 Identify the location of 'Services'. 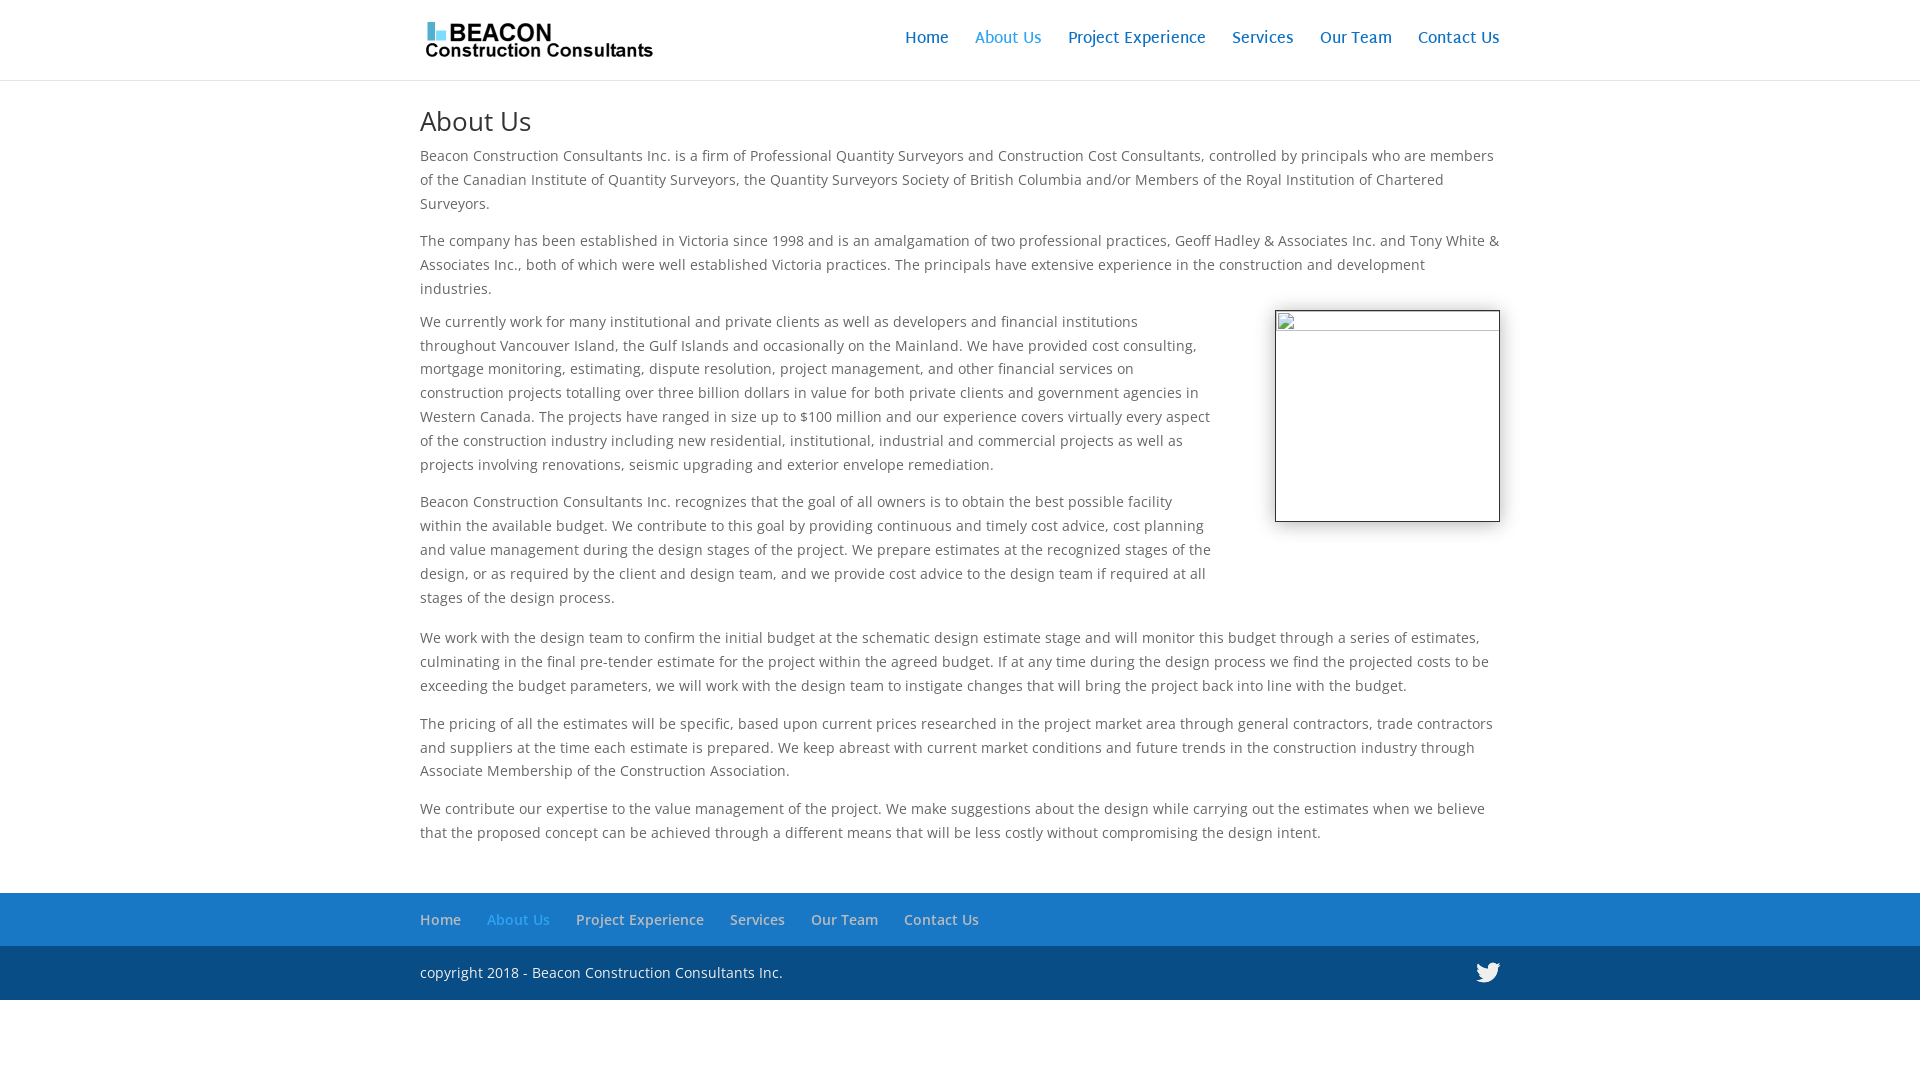
(756, 919).